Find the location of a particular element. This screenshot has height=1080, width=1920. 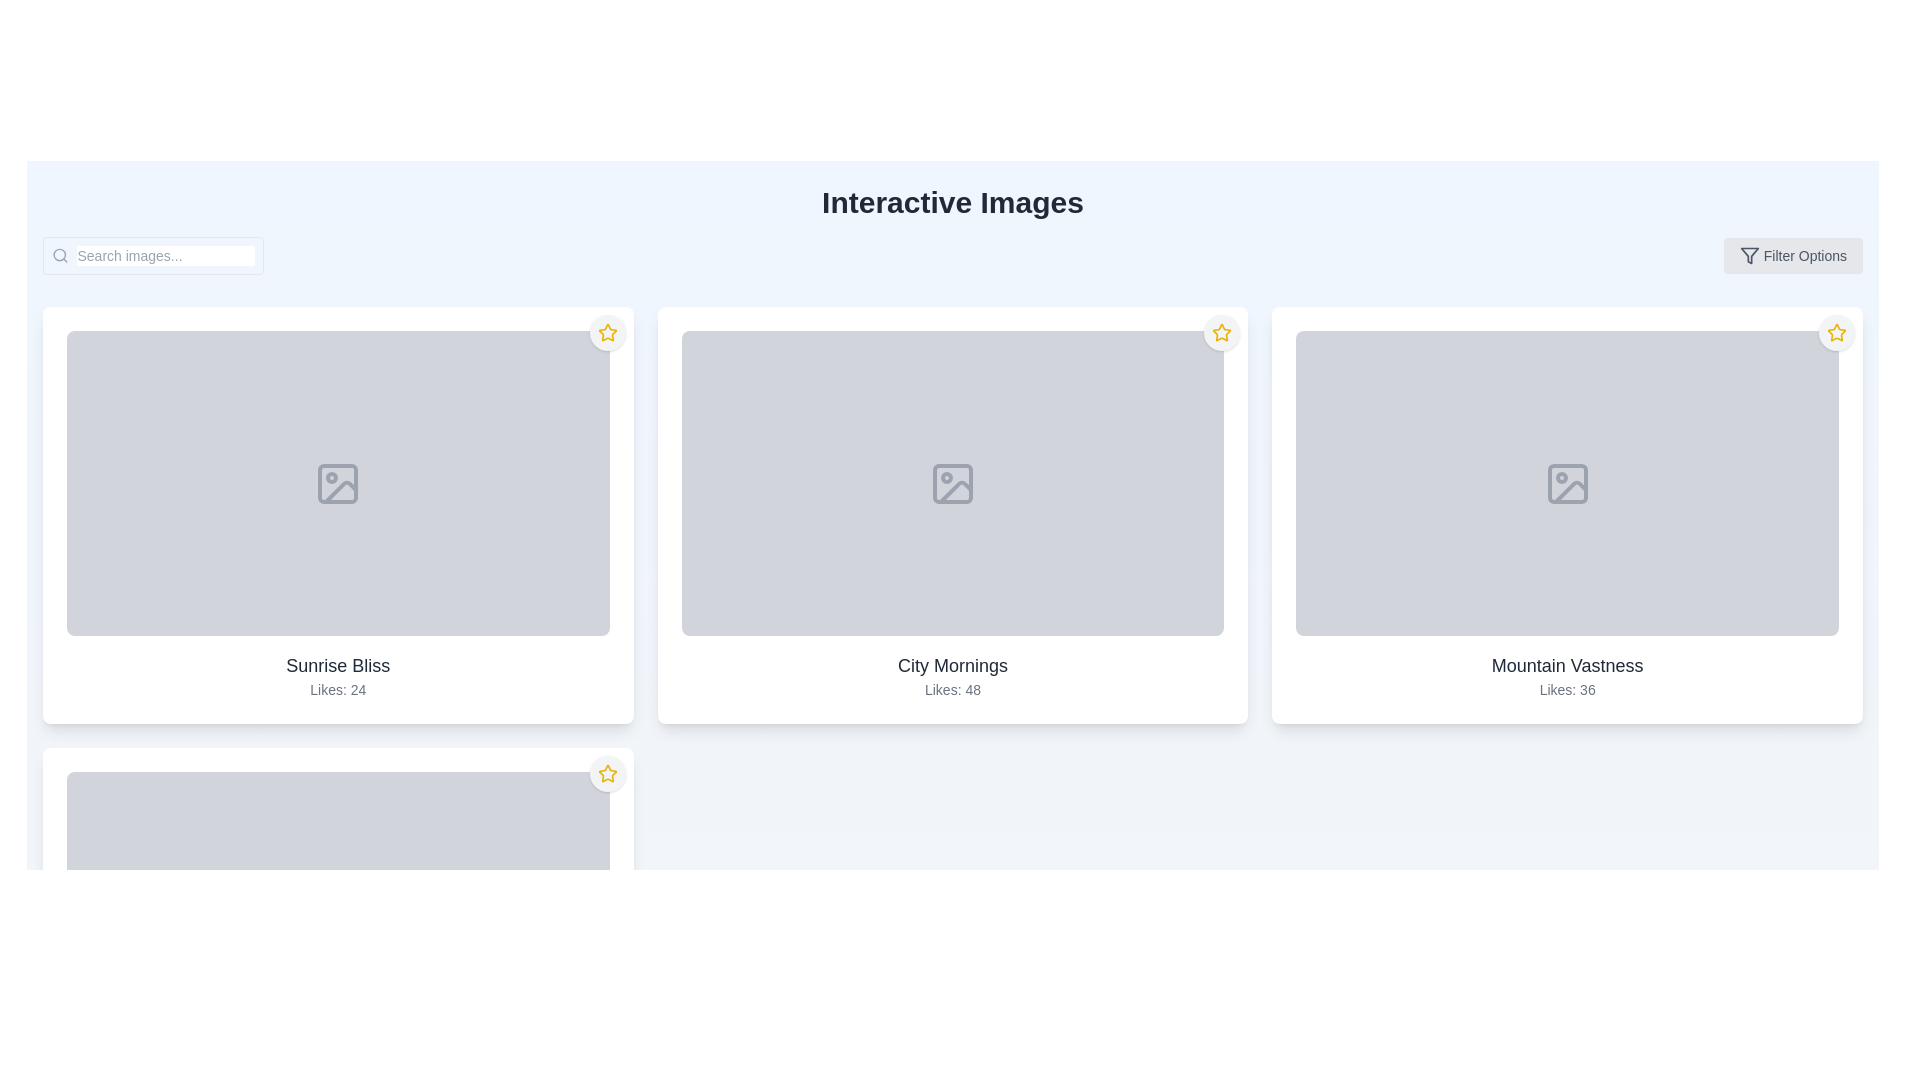

the star icon button with a light gray background in the top-right corner of the 'Mountain Vastness' card is located at coordinates (1837, 331).